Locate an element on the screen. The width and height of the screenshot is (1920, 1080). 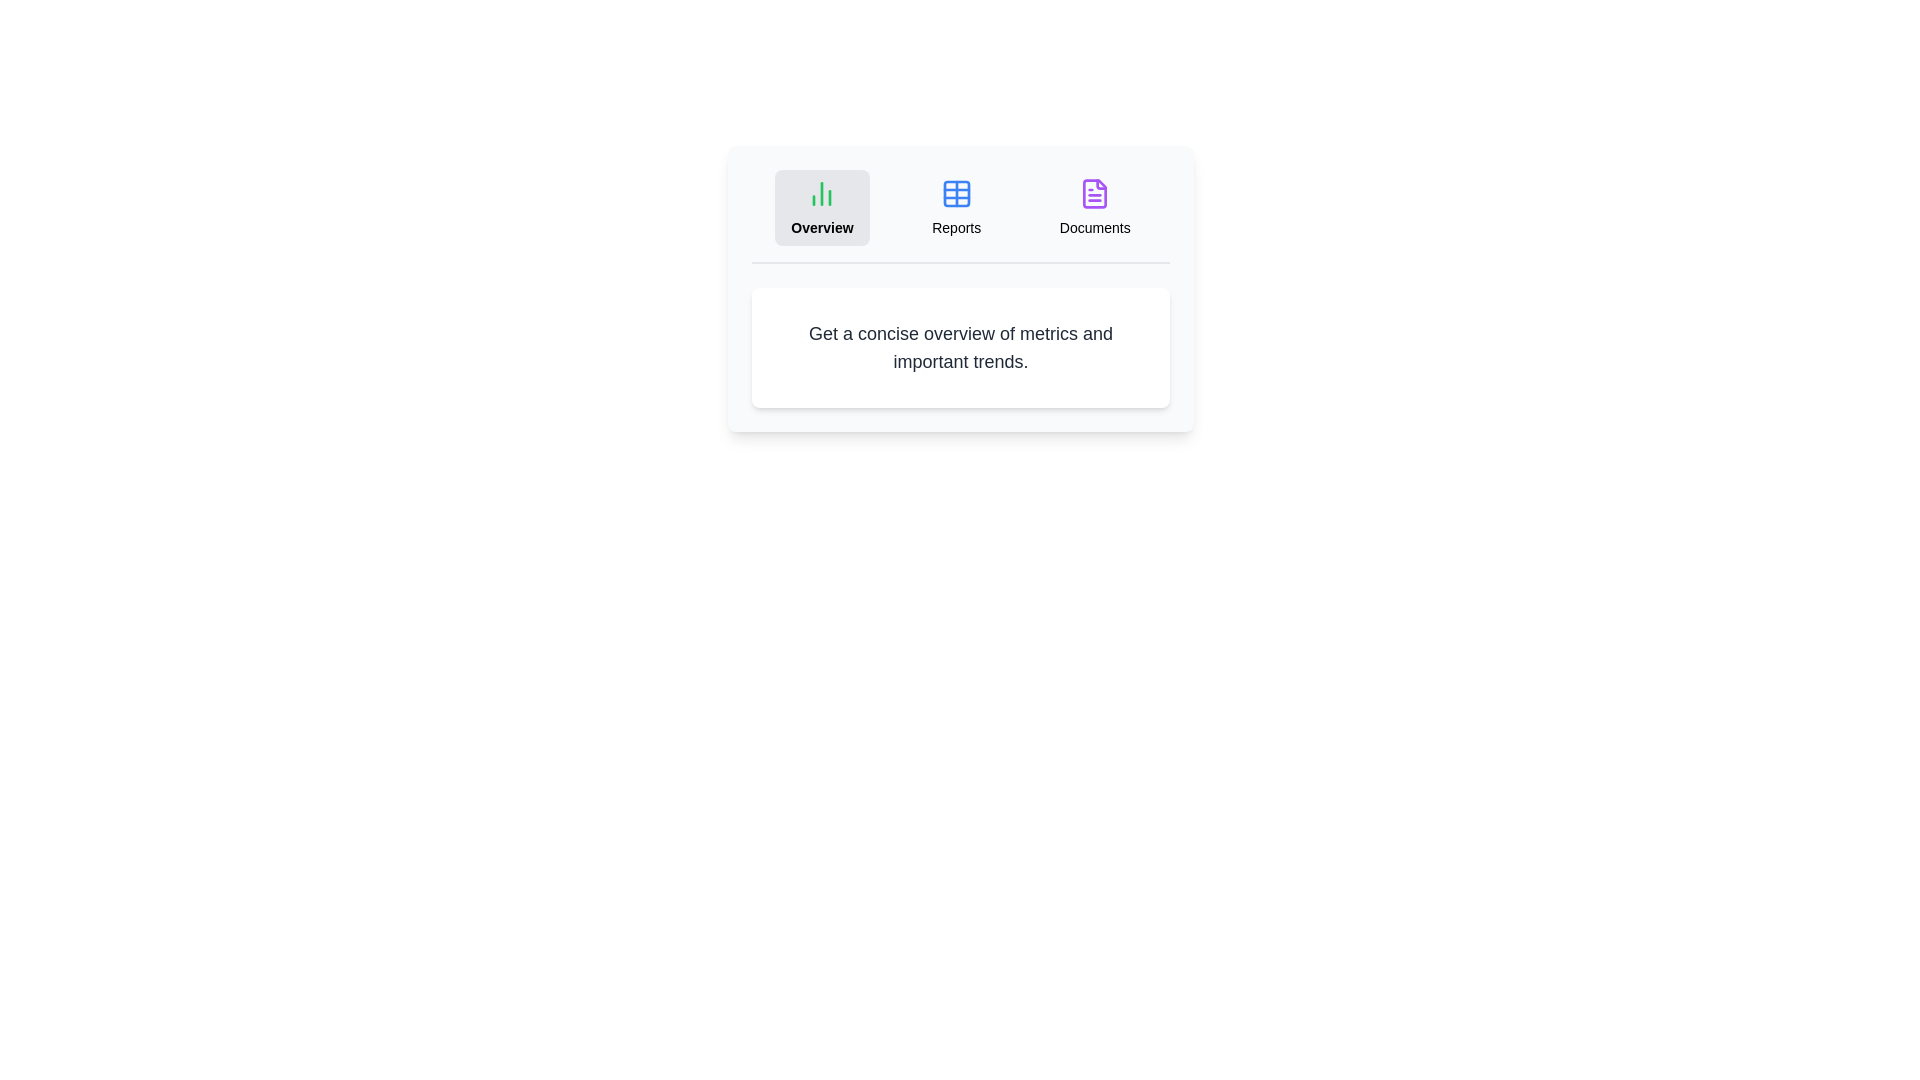
the icon of the Documents tab is located at coordinates (1093, 193).